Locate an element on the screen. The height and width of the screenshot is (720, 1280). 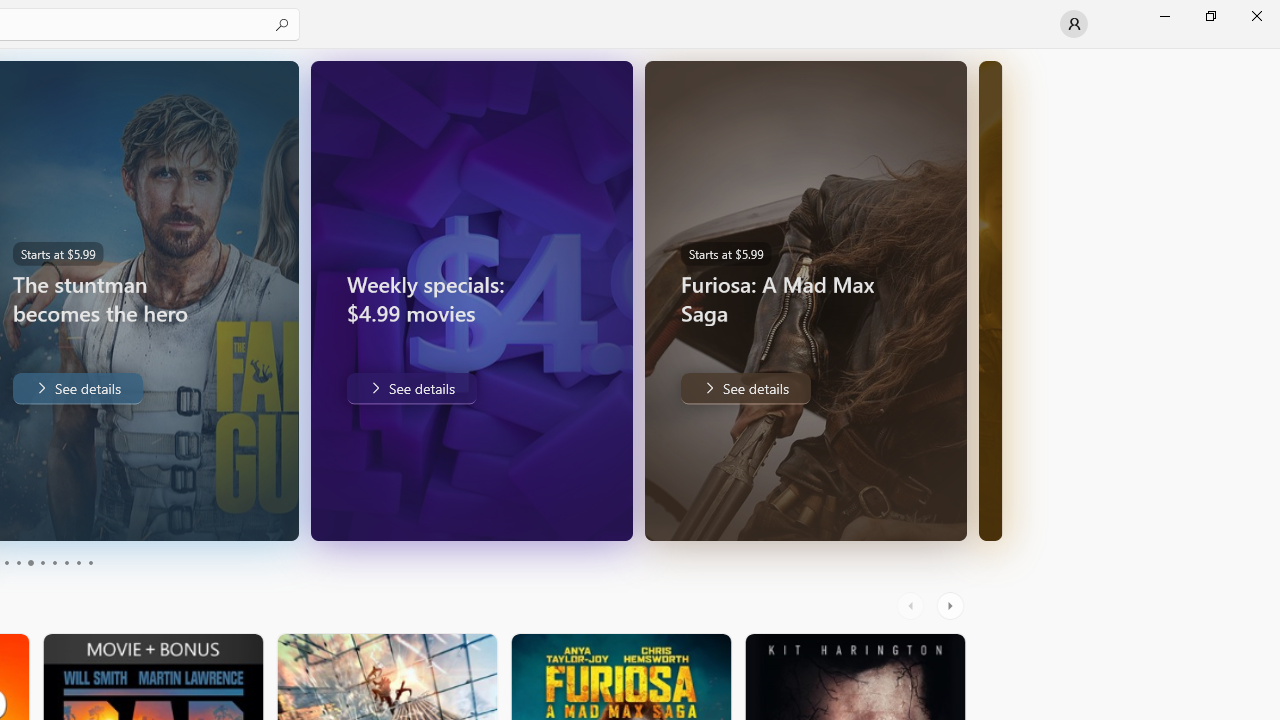
'Page 6' is located at coordinates (42, 563).